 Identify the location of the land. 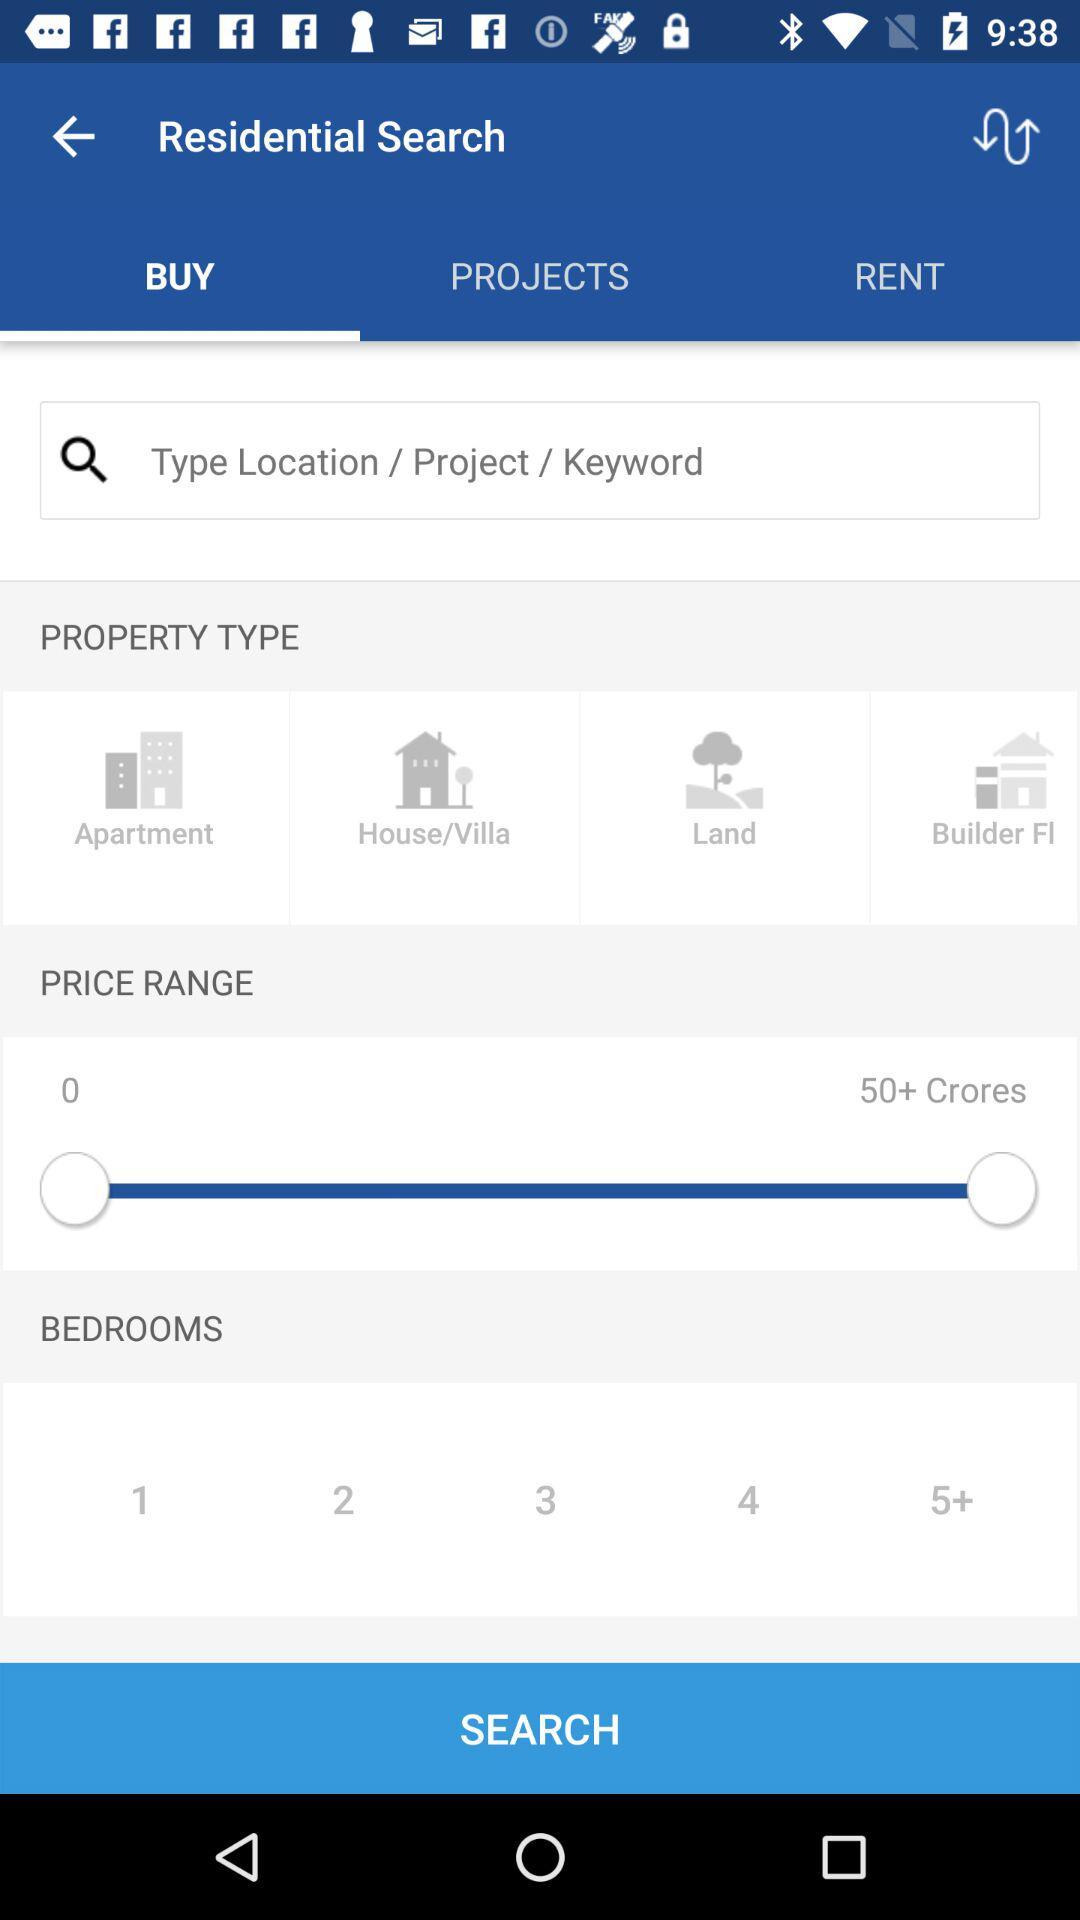
(724, 808).